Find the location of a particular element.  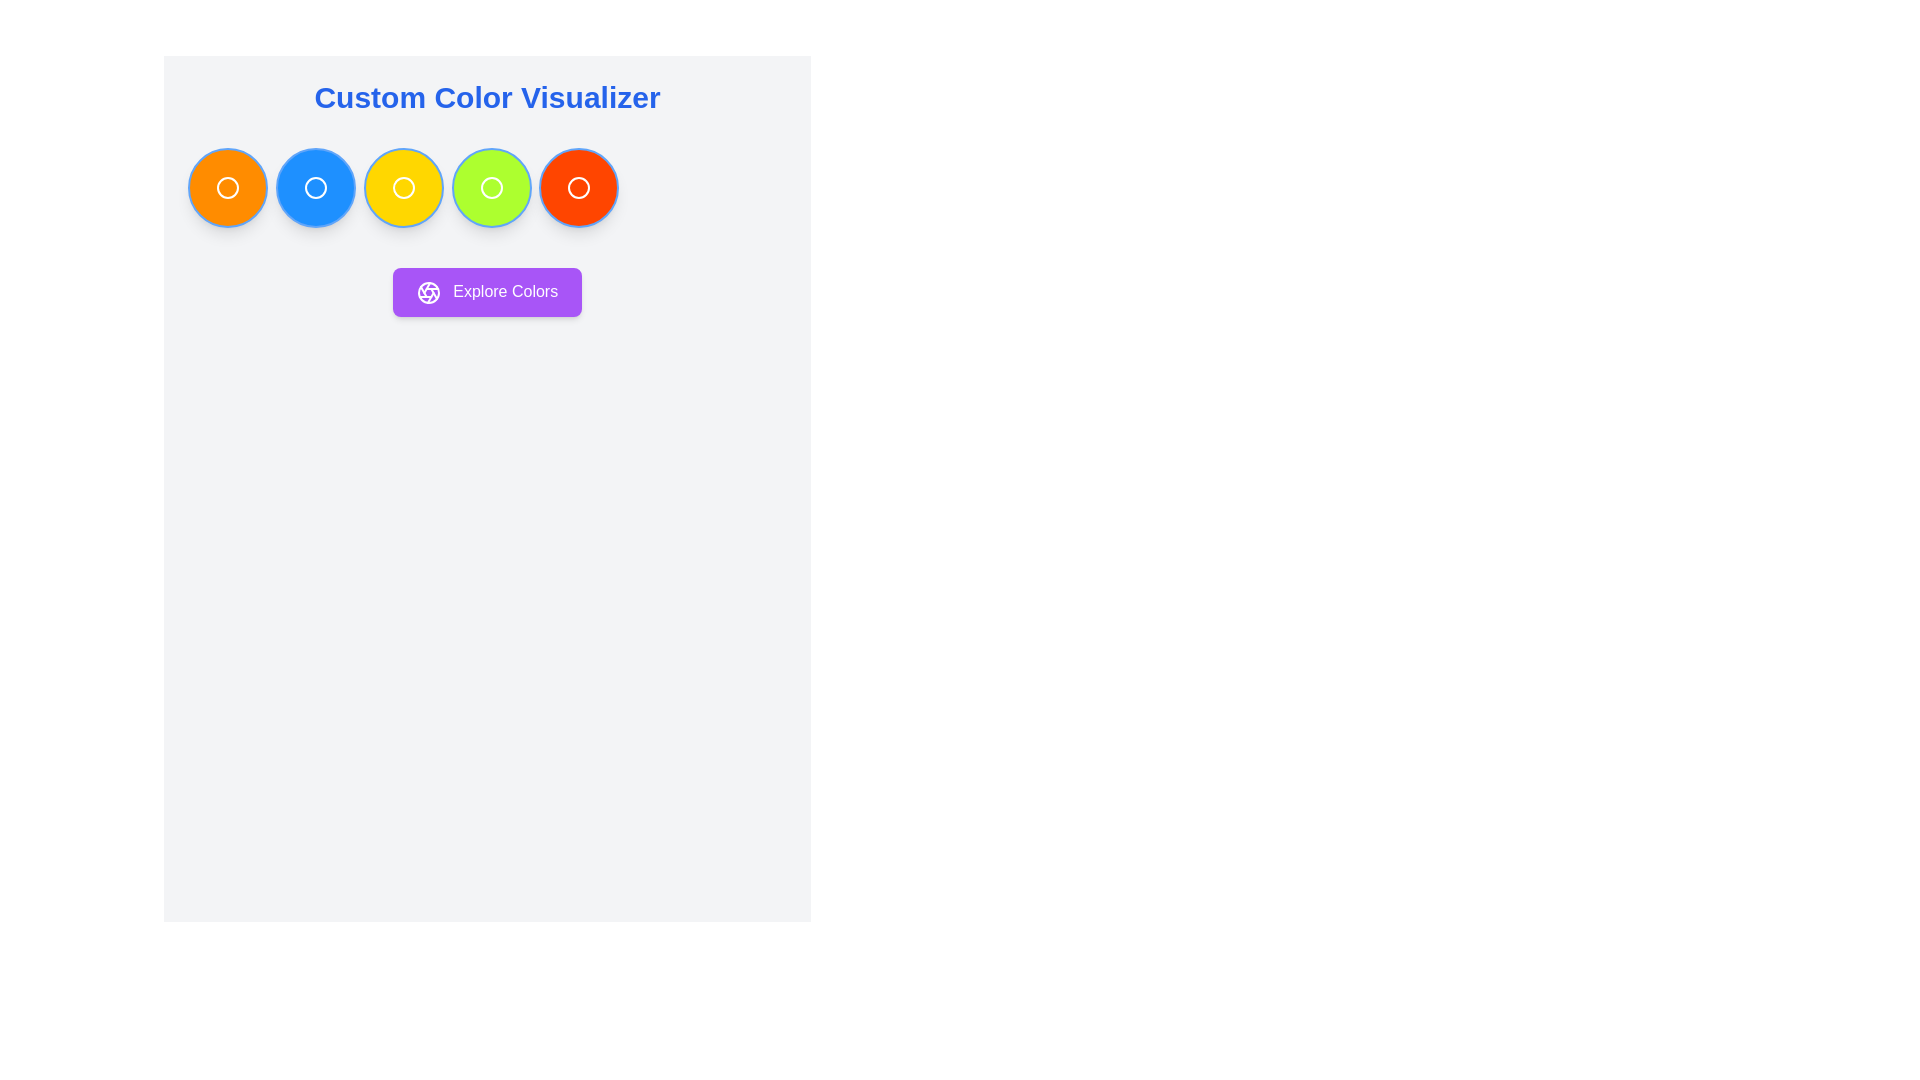

the decorative icon located to the left of the 'Explore Colors' text within the purple button is located at coordinates (427, 292).